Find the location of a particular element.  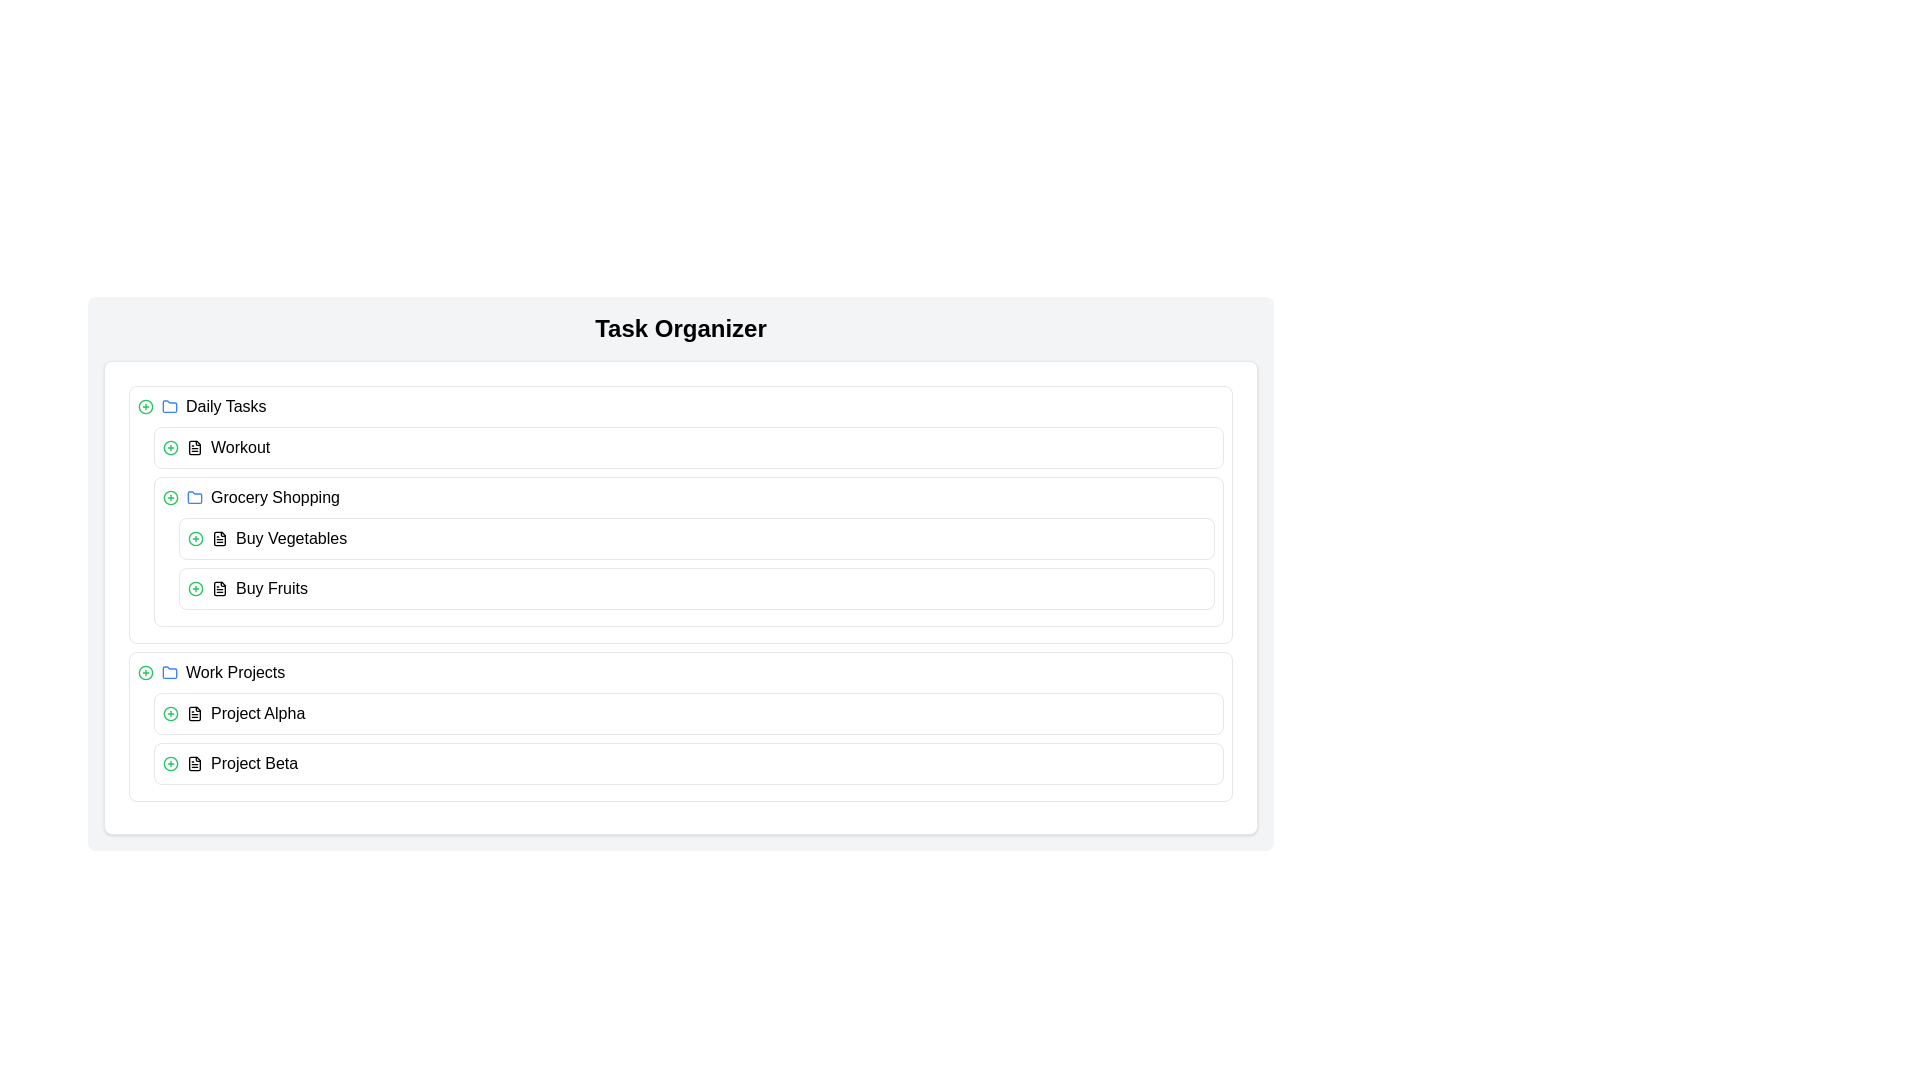

text label serving as the header for the 'Task Organizer' section, located at the top of the card is located at coordinates (681, 327).